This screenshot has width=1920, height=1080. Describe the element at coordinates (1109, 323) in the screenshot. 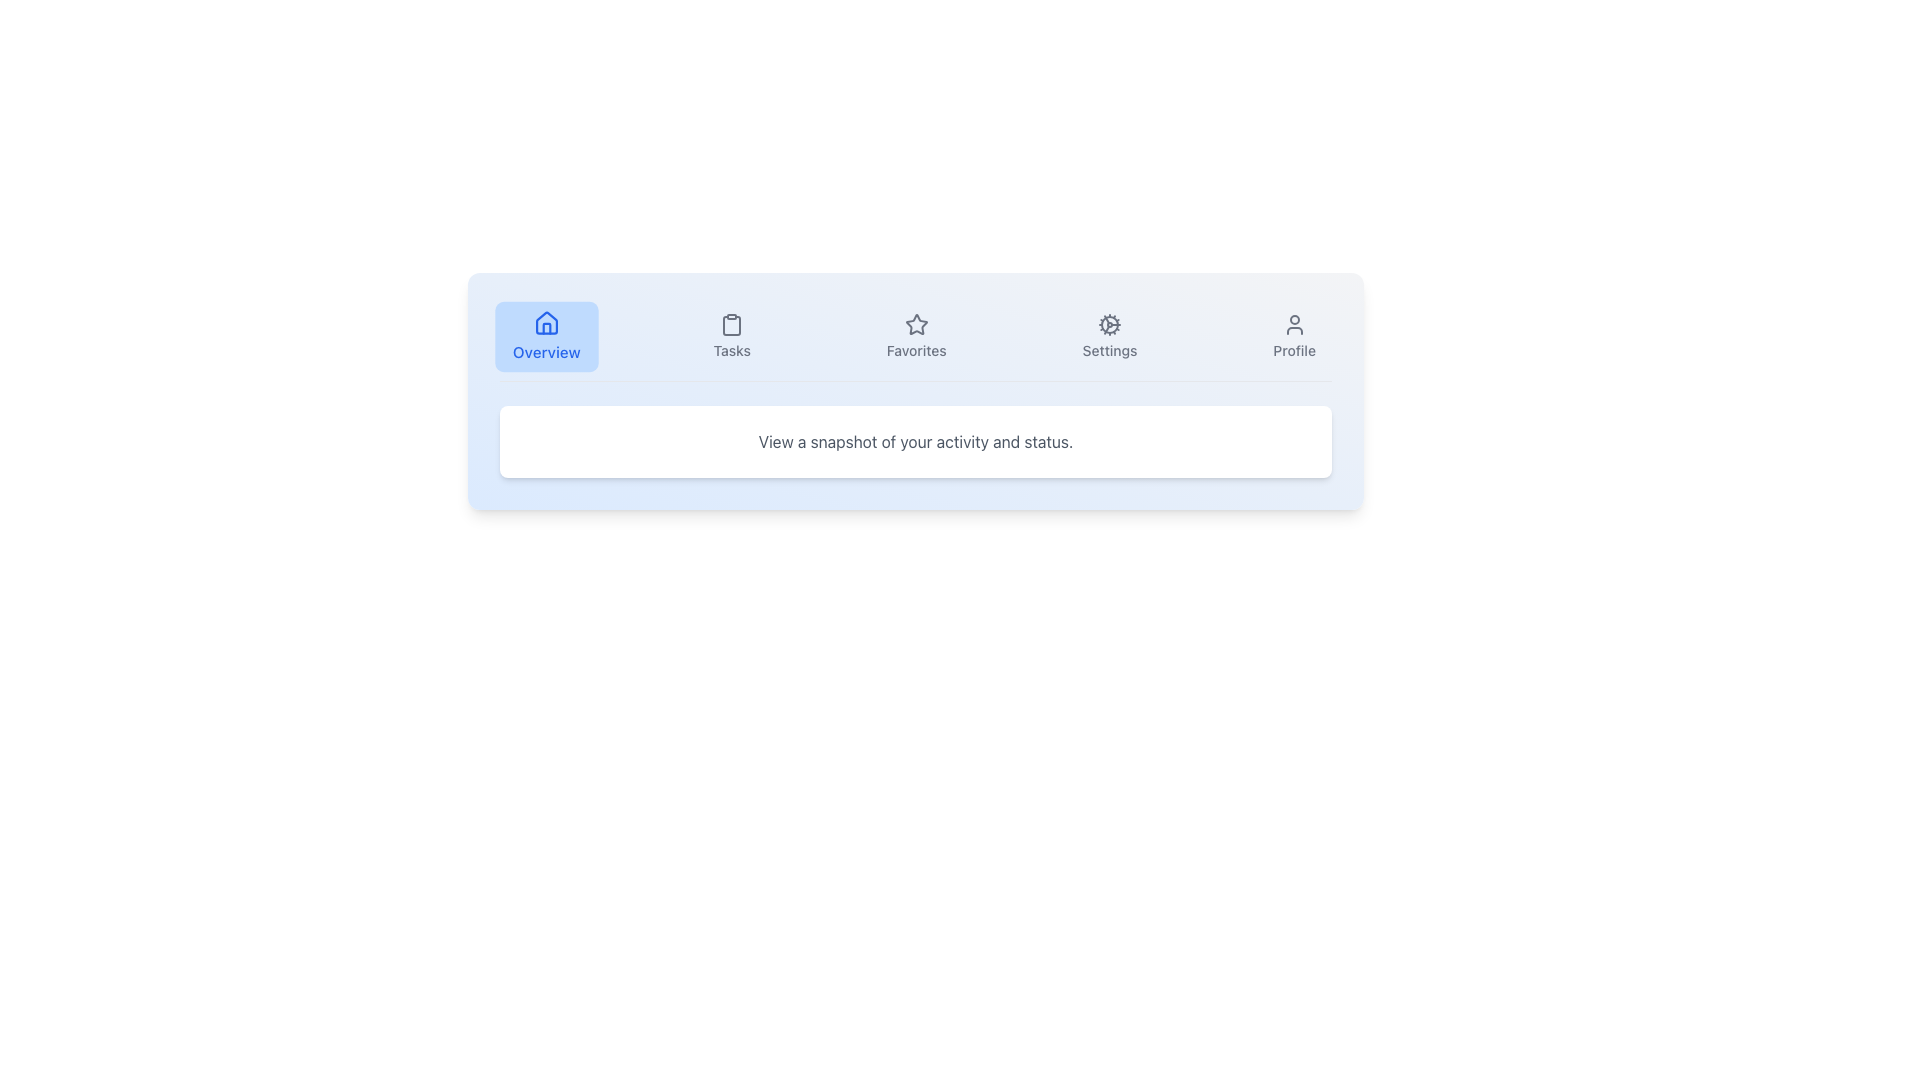

I see `the cogwheel-shaped icon located in the center of the 'Settings' button` at that location.